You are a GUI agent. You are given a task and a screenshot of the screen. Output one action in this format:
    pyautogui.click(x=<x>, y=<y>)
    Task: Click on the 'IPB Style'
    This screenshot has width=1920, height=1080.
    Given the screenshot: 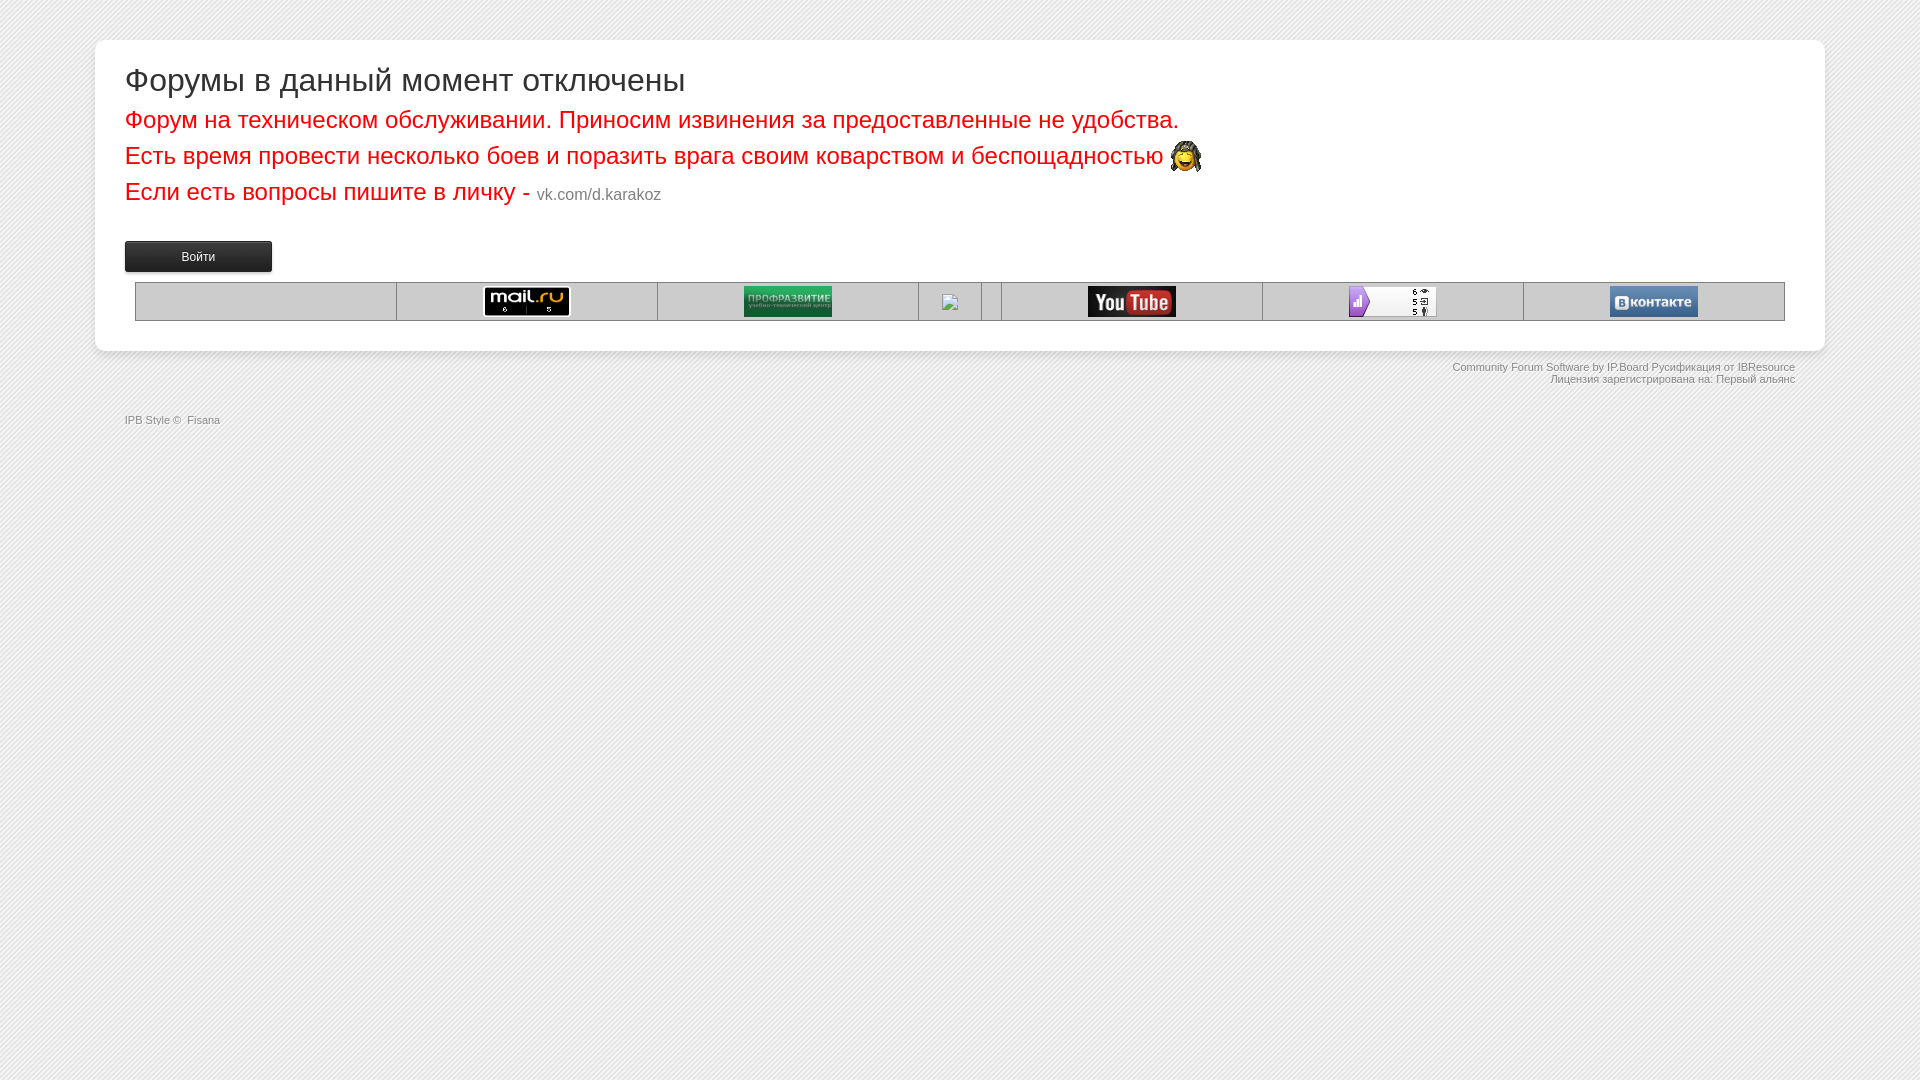 What is the action you would take?
    pyautogui.click(x=146, y=419)
    